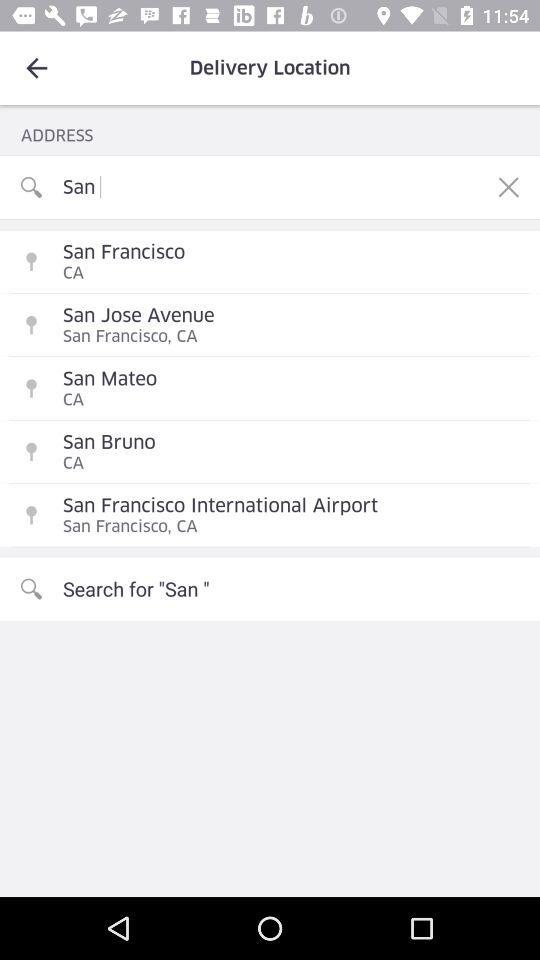 Image resolution: width=540 pixels, height=960 pixels. What do you see at coordinates (508, 187) in the screenshot?
I see `icon to the right of san` at bounding box center [508, 187].